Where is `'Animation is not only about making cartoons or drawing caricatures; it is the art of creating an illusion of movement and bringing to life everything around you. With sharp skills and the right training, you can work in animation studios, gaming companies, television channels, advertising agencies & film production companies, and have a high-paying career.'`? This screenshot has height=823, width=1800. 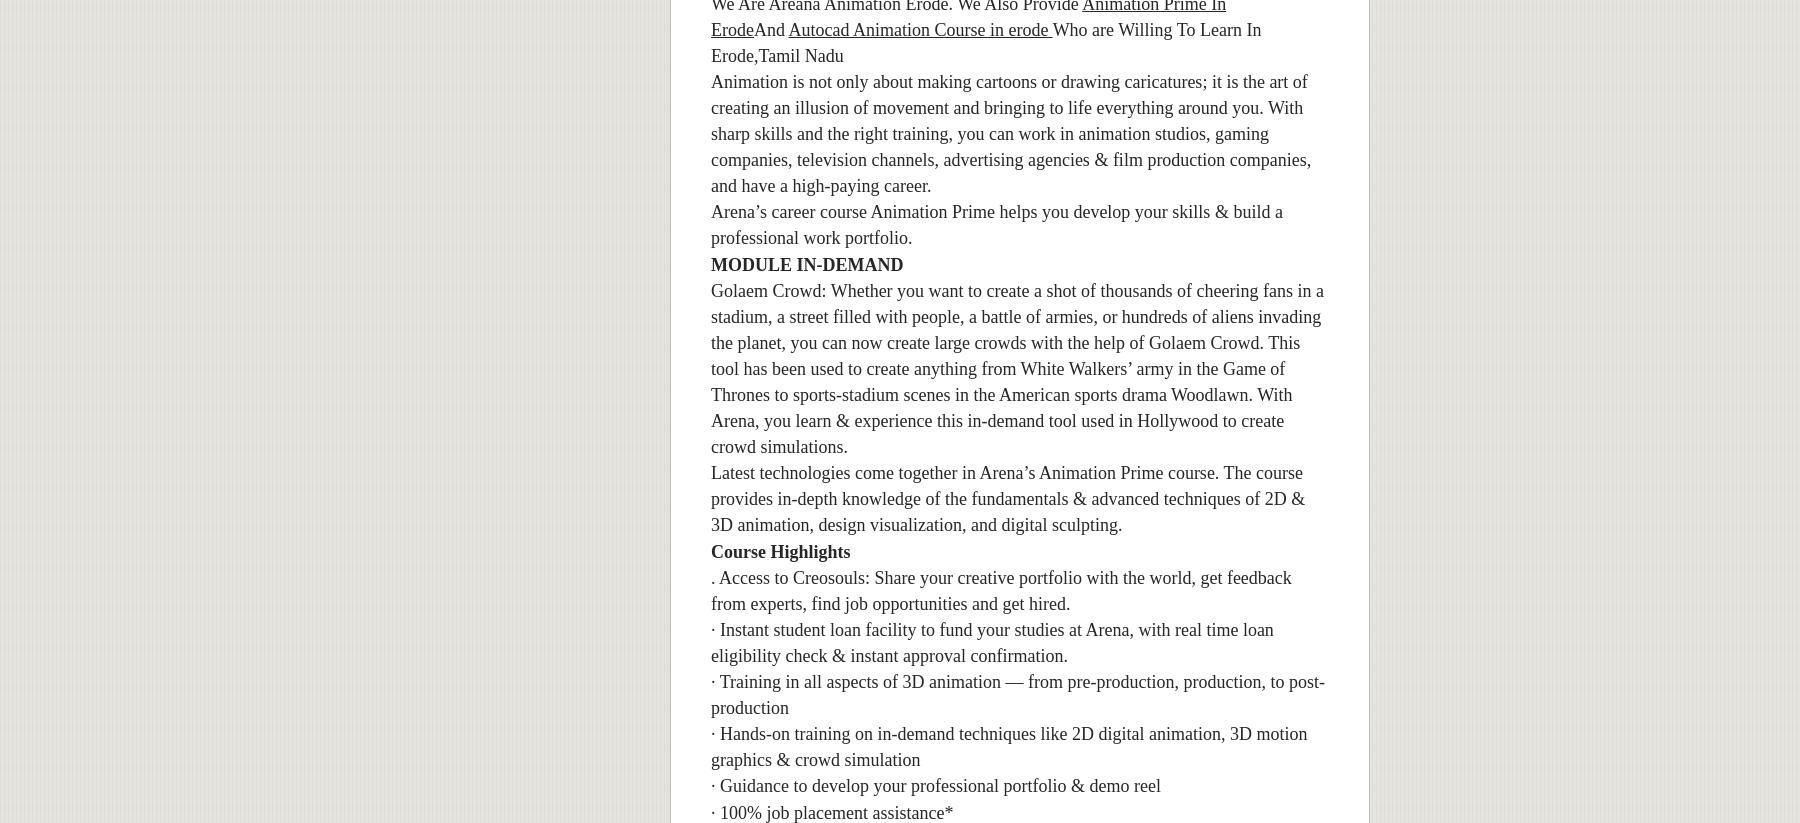 'Animation is not only about making cartoons or drawing caricatures; it is the art of creating an illusion of movement and bringing to life everything around you. With sharp skills and the right training, you can work in animation studios, gaming companies, television channels, advertising agencies & film production companies, and have a high-paying career.' is located at coordinates (1010, 133).